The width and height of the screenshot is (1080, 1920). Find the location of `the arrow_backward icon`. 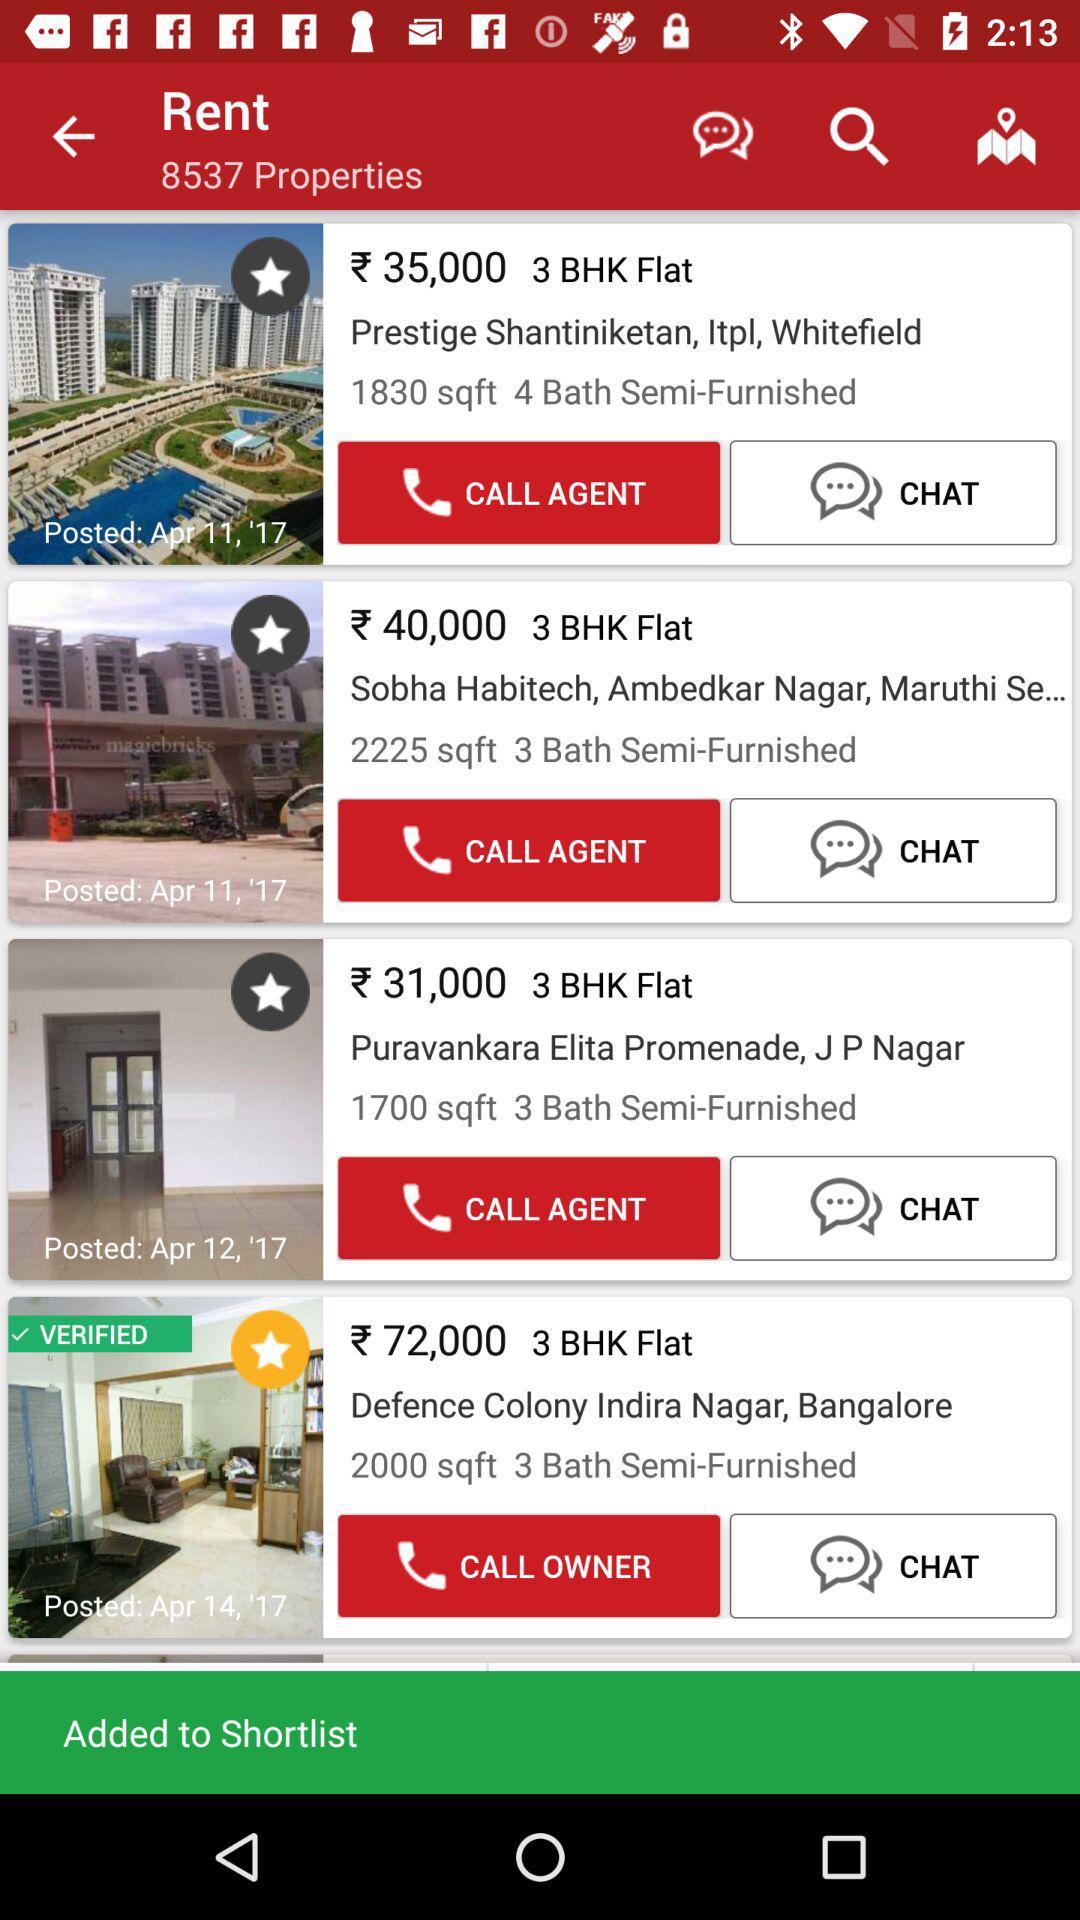

the arrow_backward icon is located at coordinates (72, 135).